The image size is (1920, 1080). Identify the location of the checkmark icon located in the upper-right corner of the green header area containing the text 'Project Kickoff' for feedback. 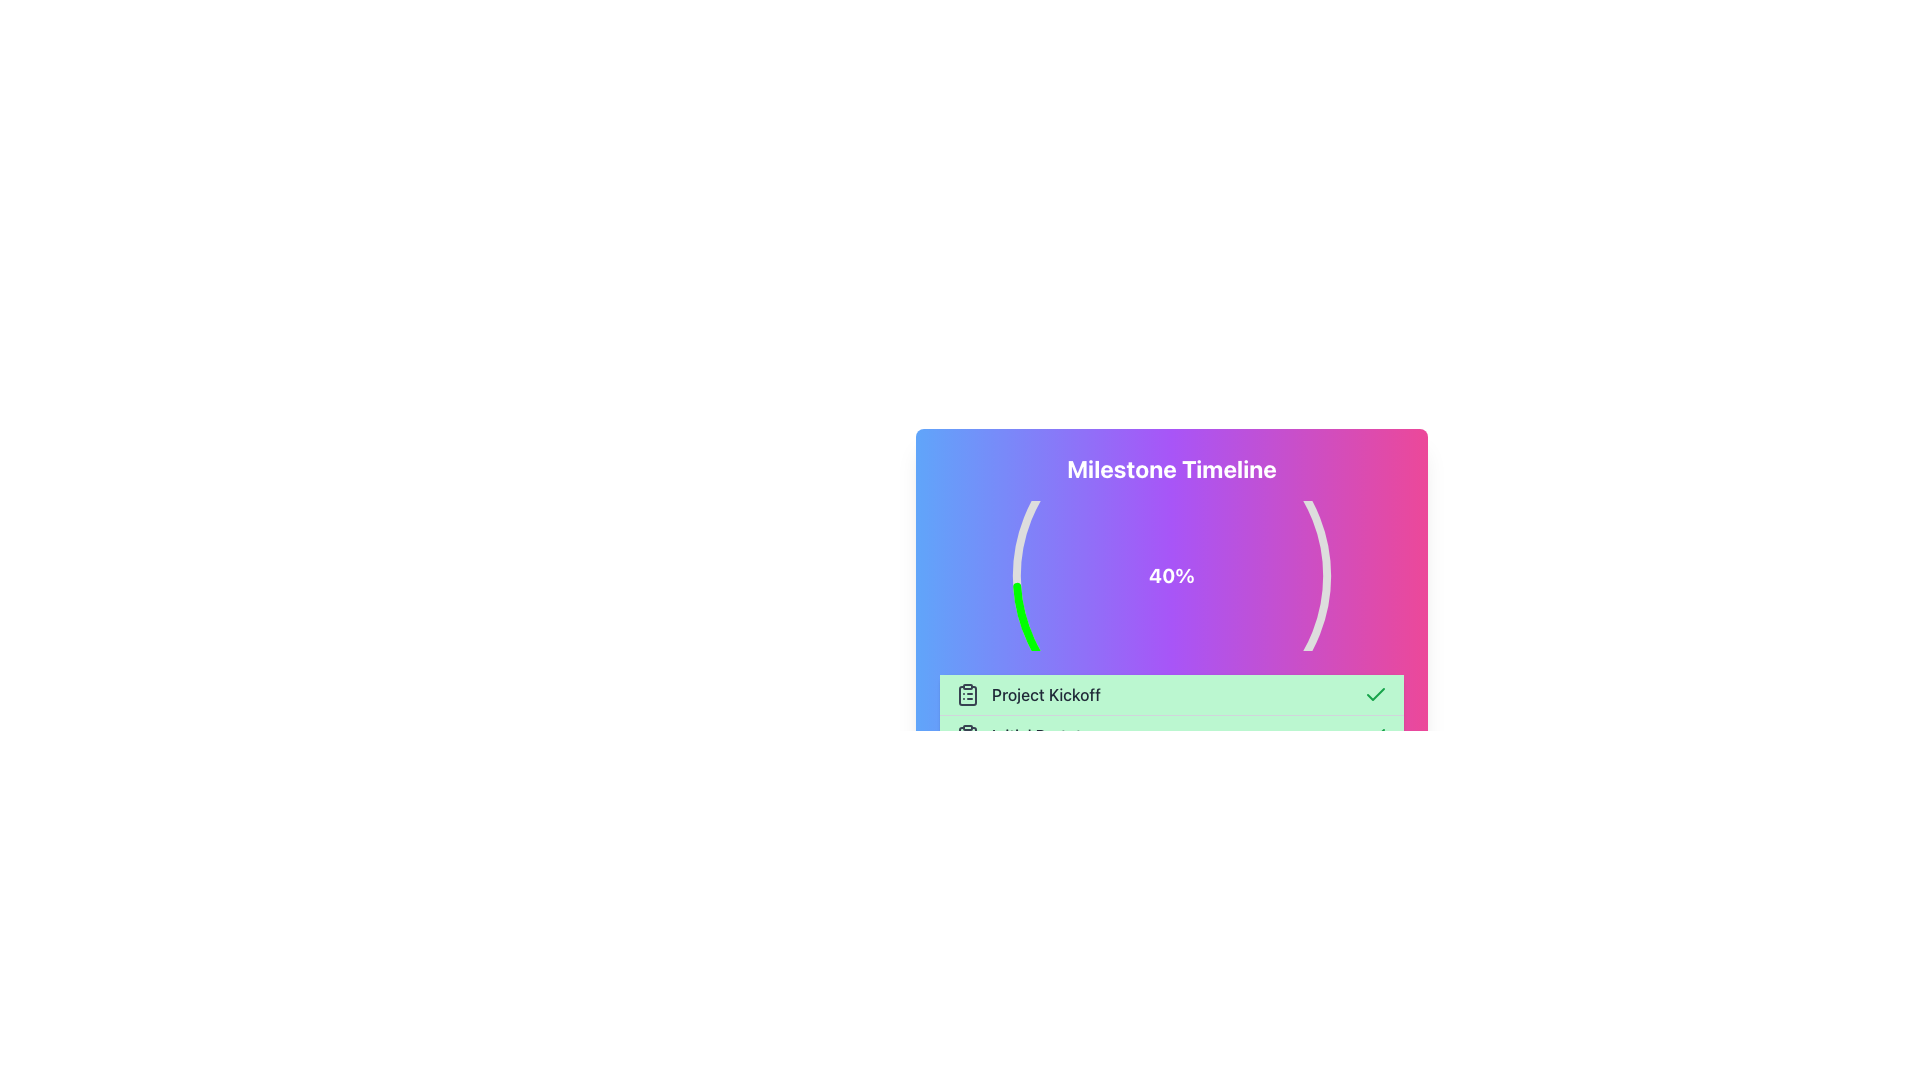
(1375, 693).